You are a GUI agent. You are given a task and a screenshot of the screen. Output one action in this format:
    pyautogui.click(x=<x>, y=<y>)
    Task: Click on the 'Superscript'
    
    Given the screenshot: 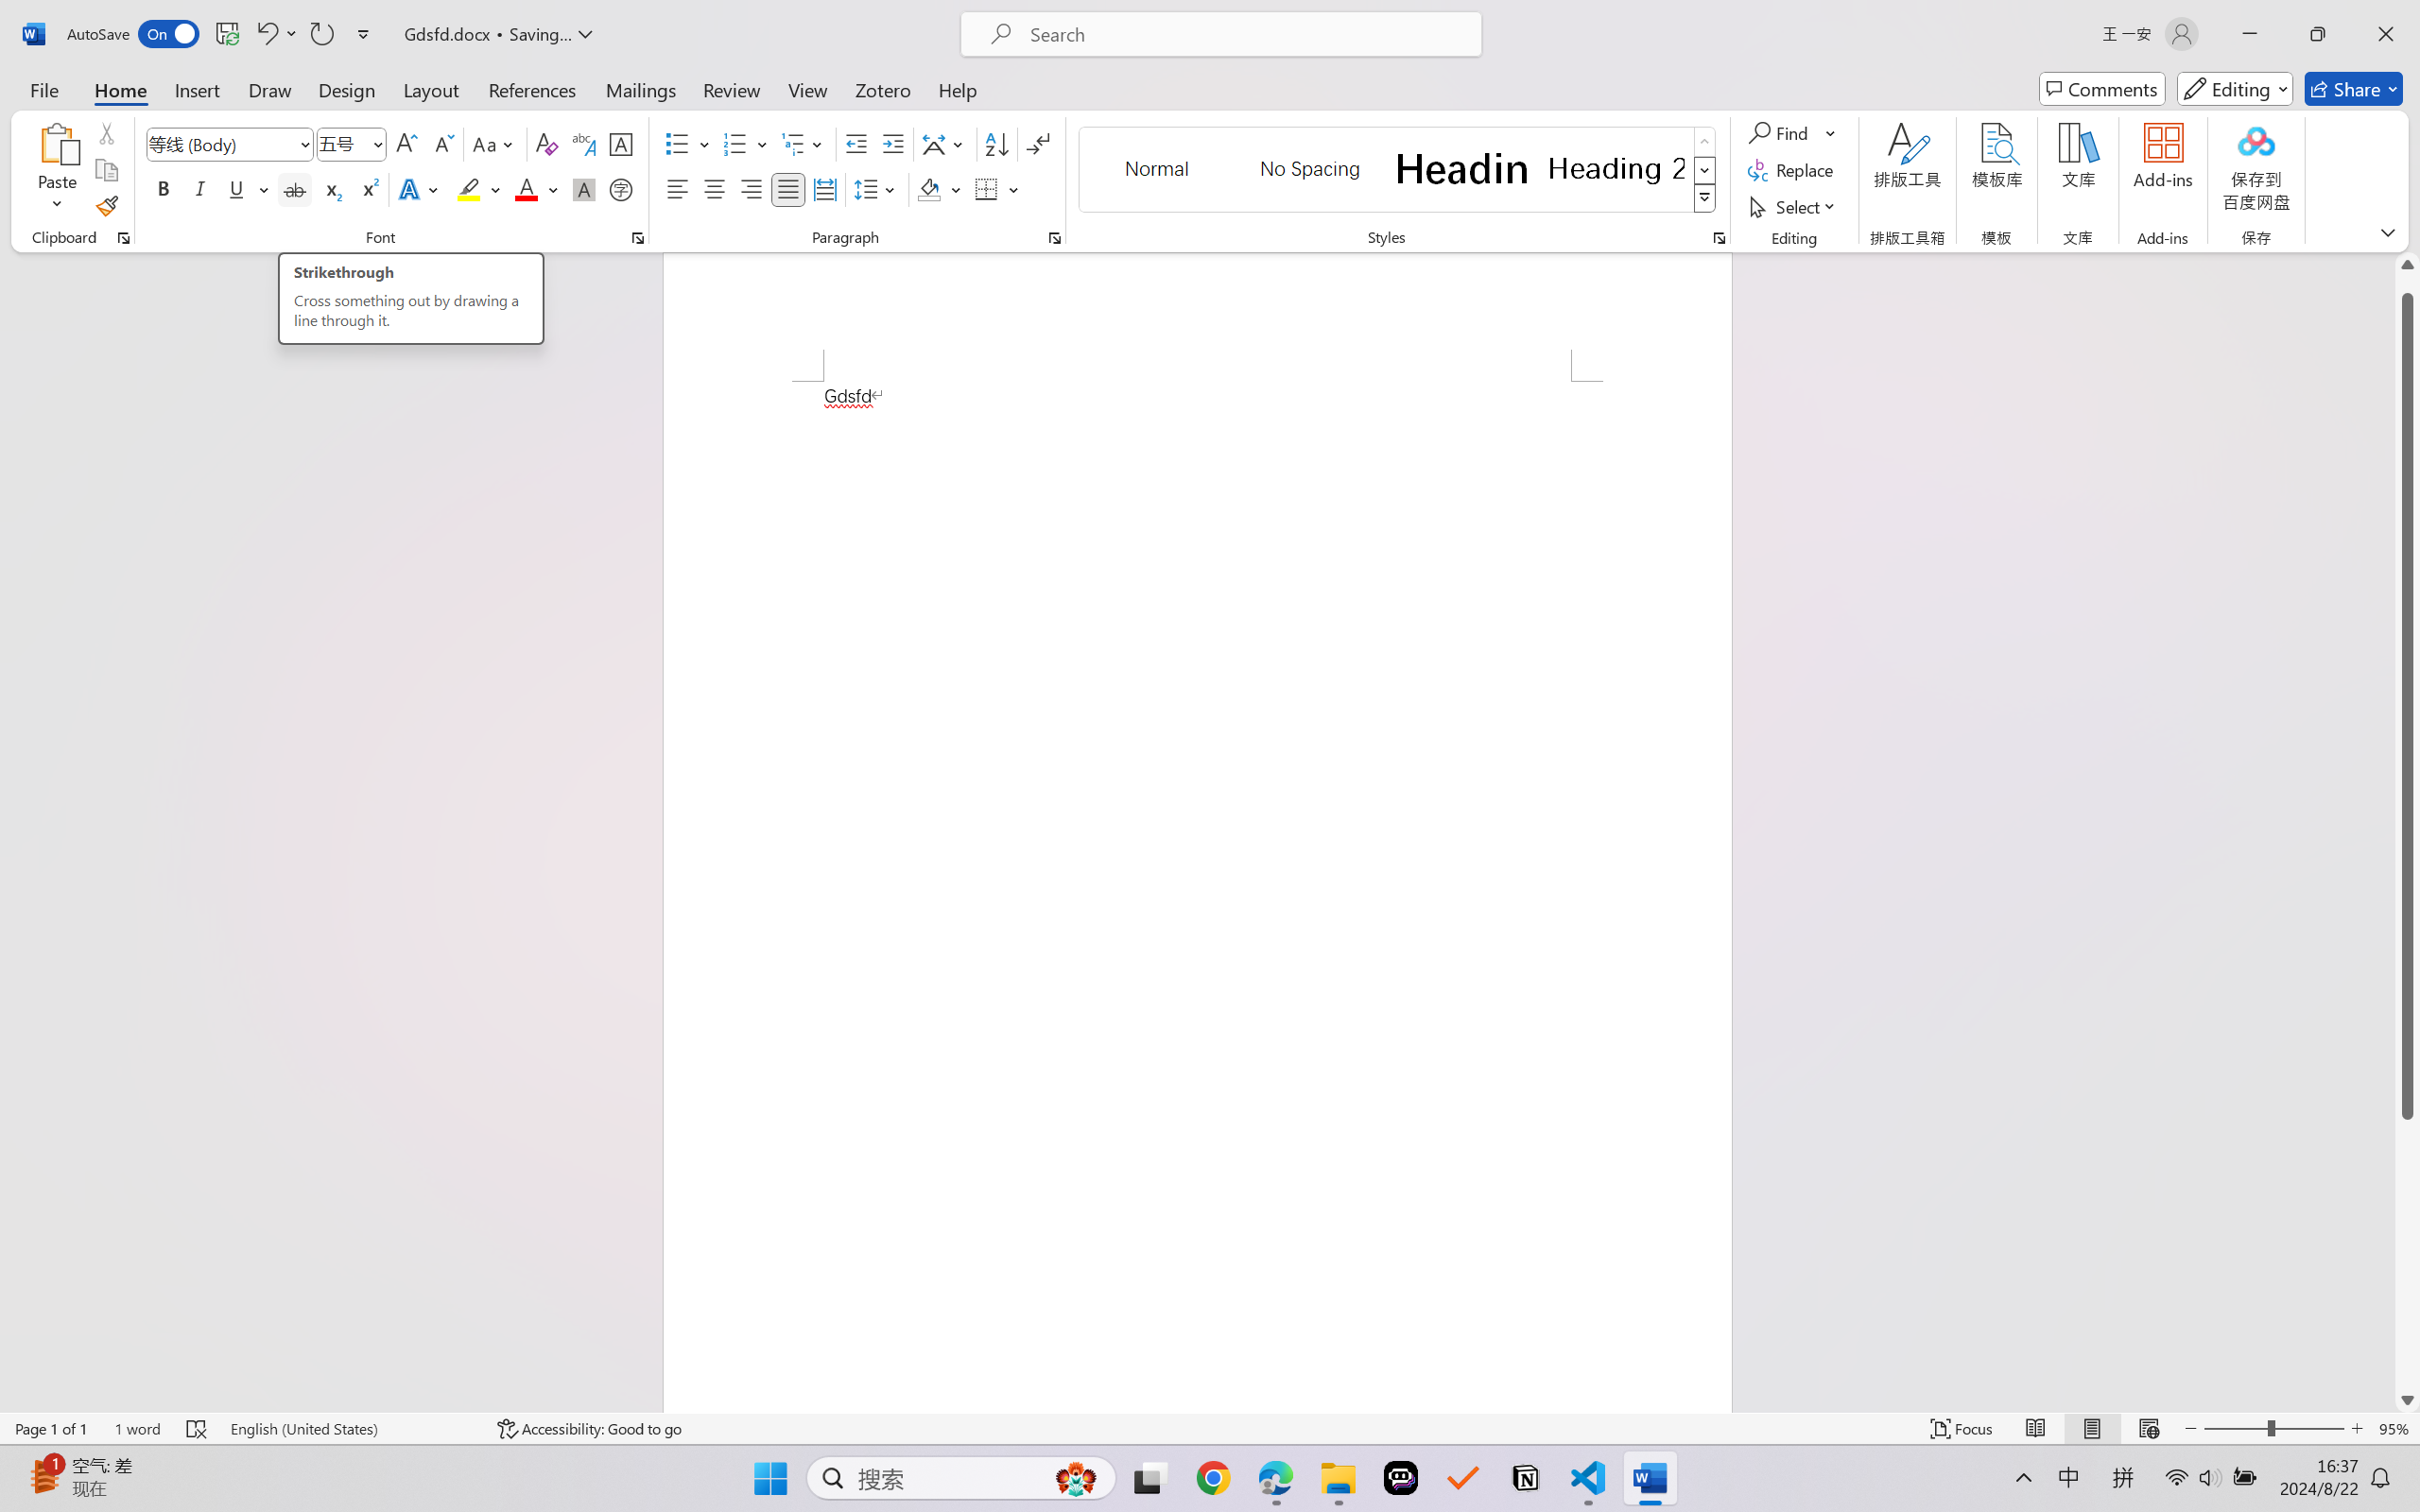 What is the action you would take?
    pyautogui.click(x=367, y=188)
    